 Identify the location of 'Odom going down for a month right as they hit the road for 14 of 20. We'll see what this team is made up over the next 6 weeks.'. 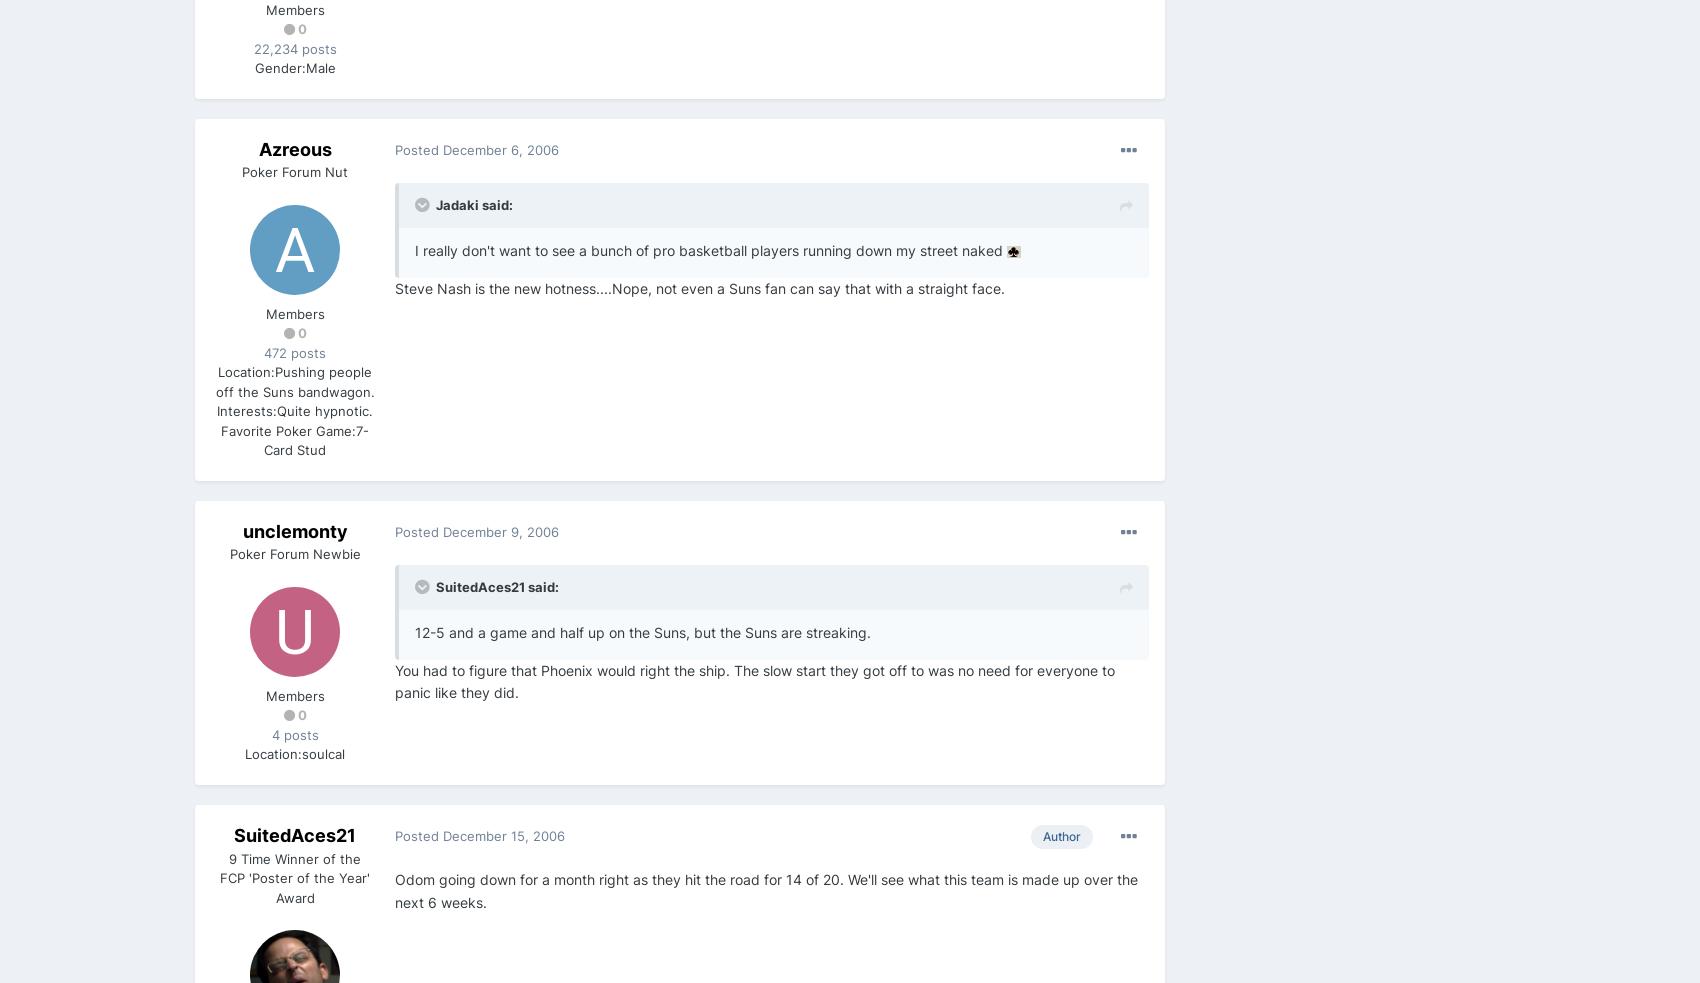
(765, 890).